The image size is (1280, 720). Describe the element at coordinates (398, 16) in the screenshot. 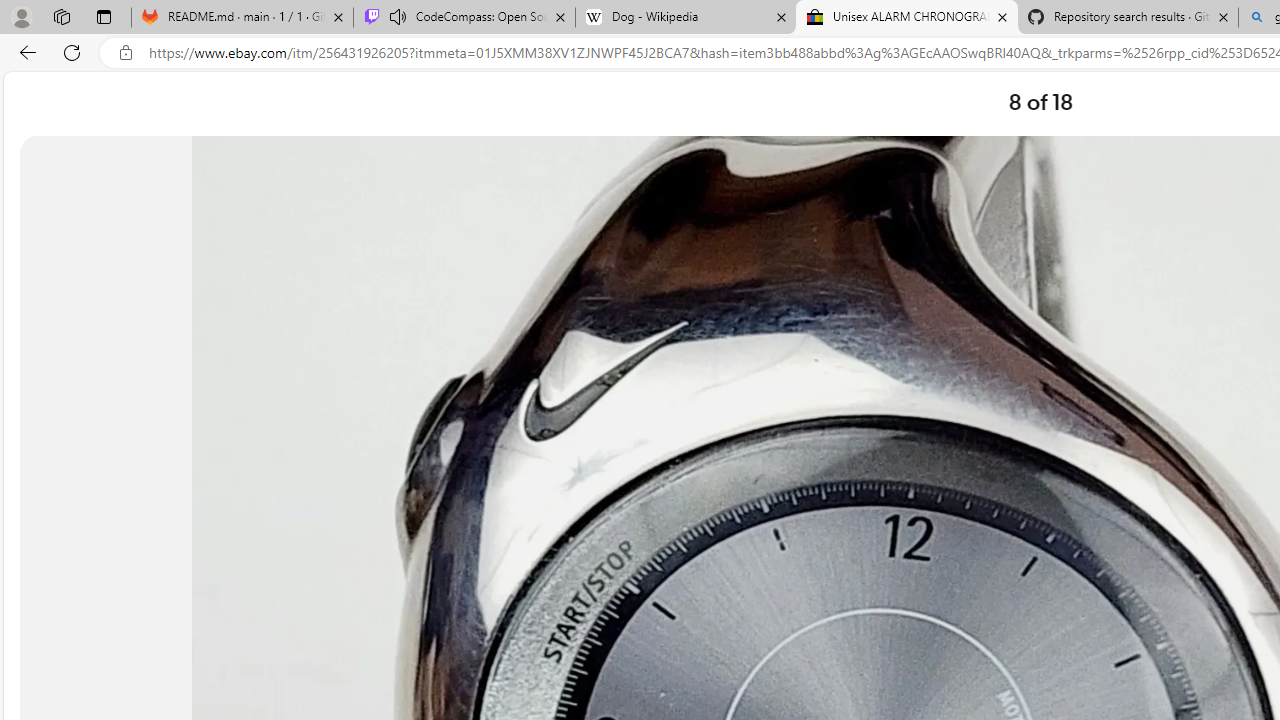

I see `'Mute tab'` at that location.